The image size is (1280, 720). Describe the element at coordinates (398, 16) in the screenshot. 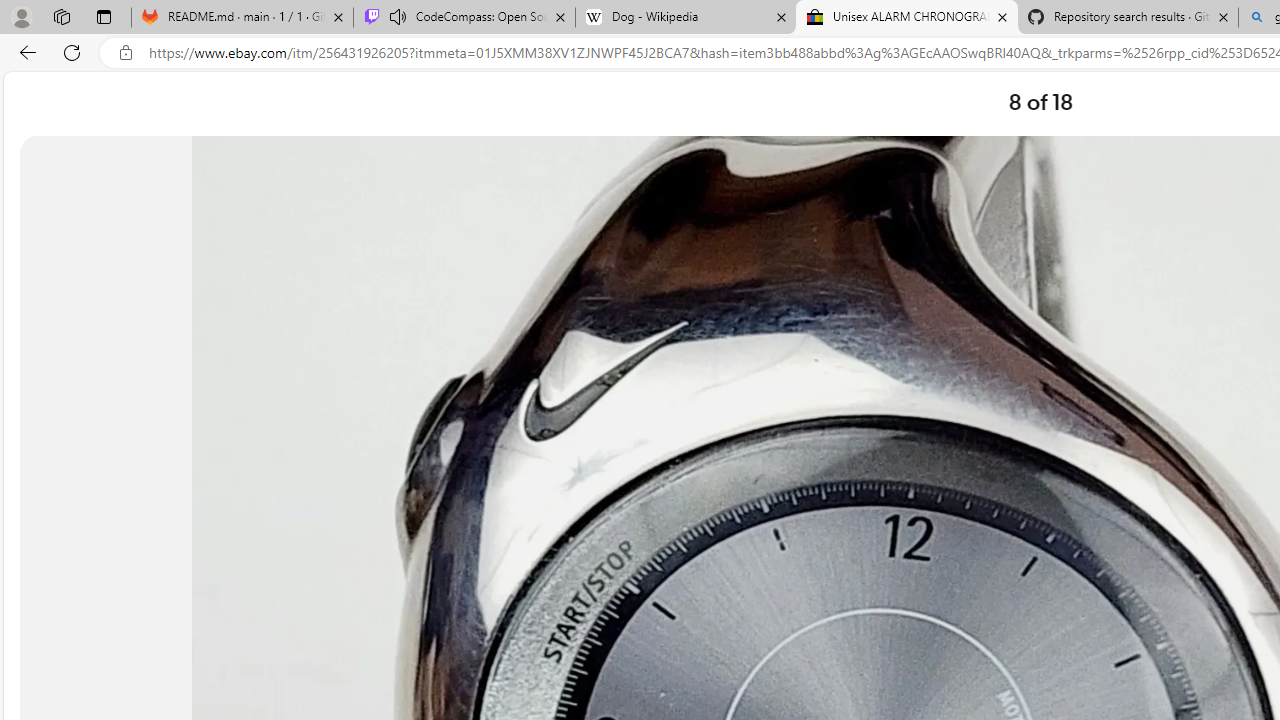

I see `'Mute tab'` at that location.